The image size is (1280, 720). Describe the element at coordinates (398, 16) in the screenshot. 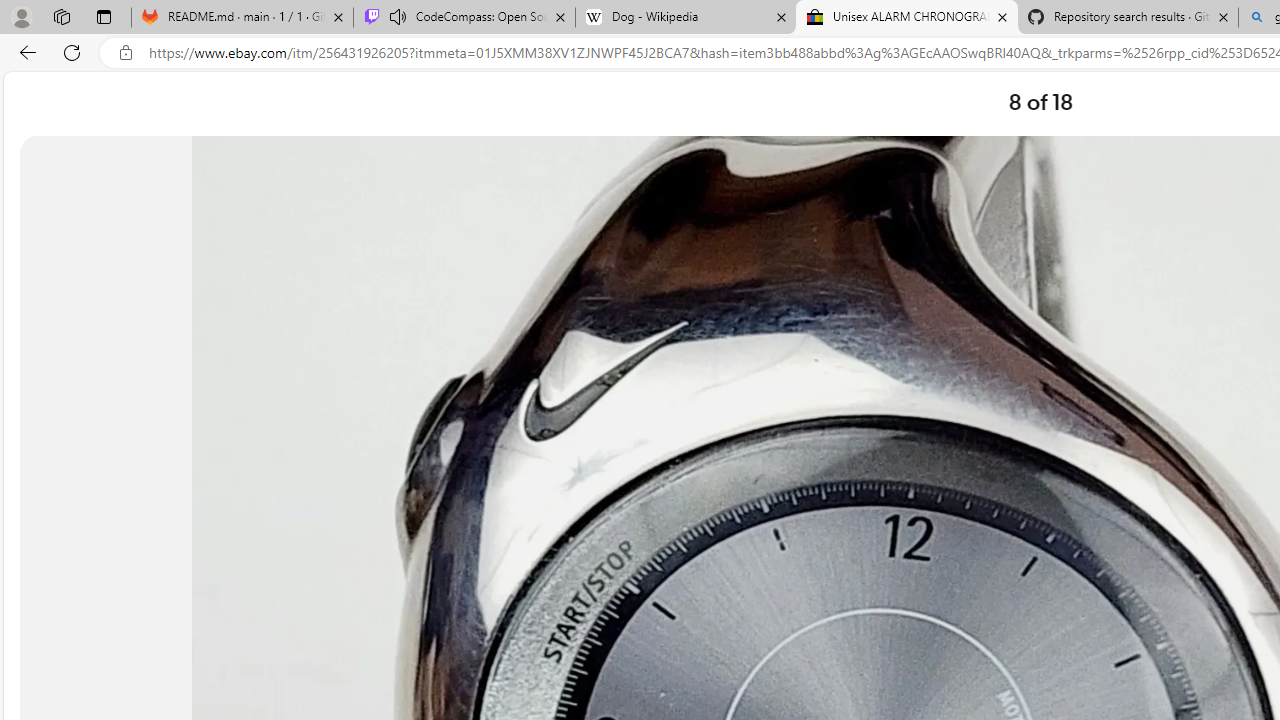

I see `'Mute tab'` at that location.